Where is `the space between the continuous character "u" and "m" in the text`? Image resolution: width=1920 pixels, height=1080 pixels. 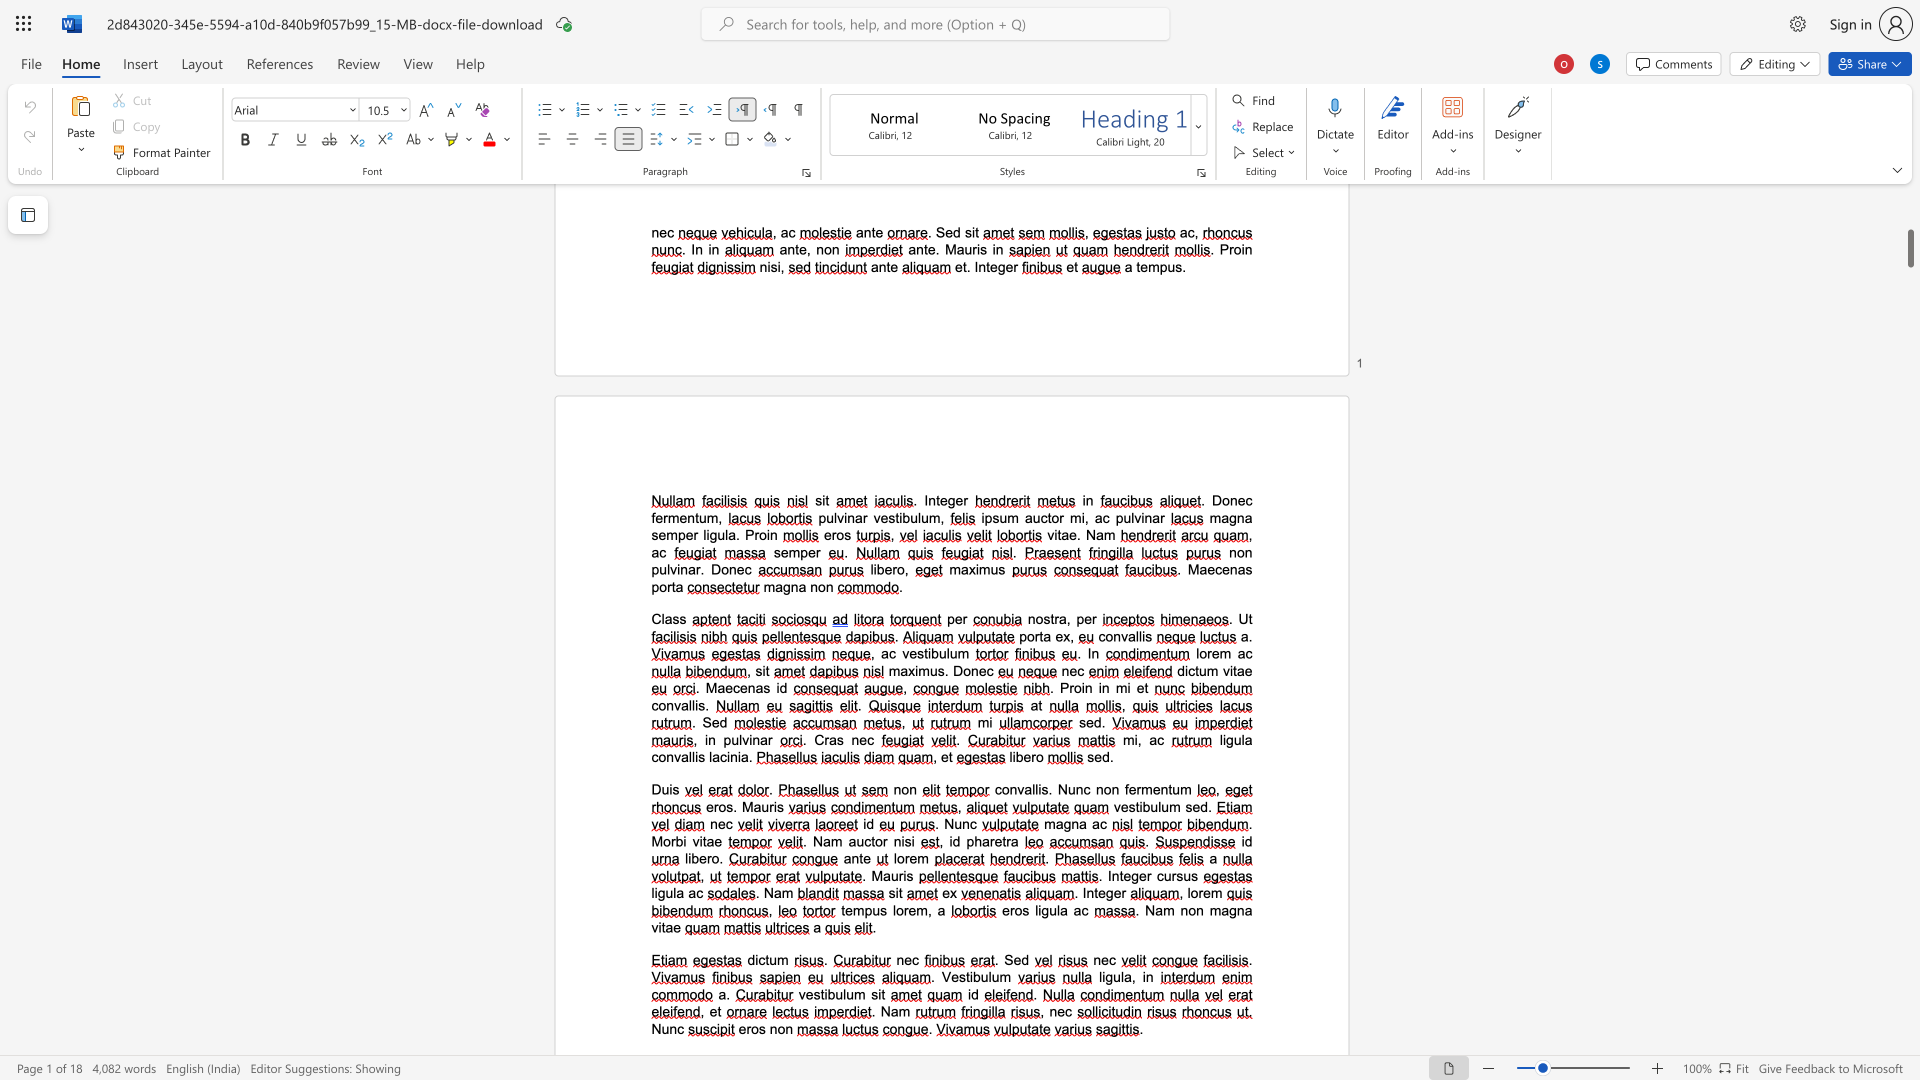
the space between the continuous character "u" and "m" in the text is located at coordinates (1000, 976).